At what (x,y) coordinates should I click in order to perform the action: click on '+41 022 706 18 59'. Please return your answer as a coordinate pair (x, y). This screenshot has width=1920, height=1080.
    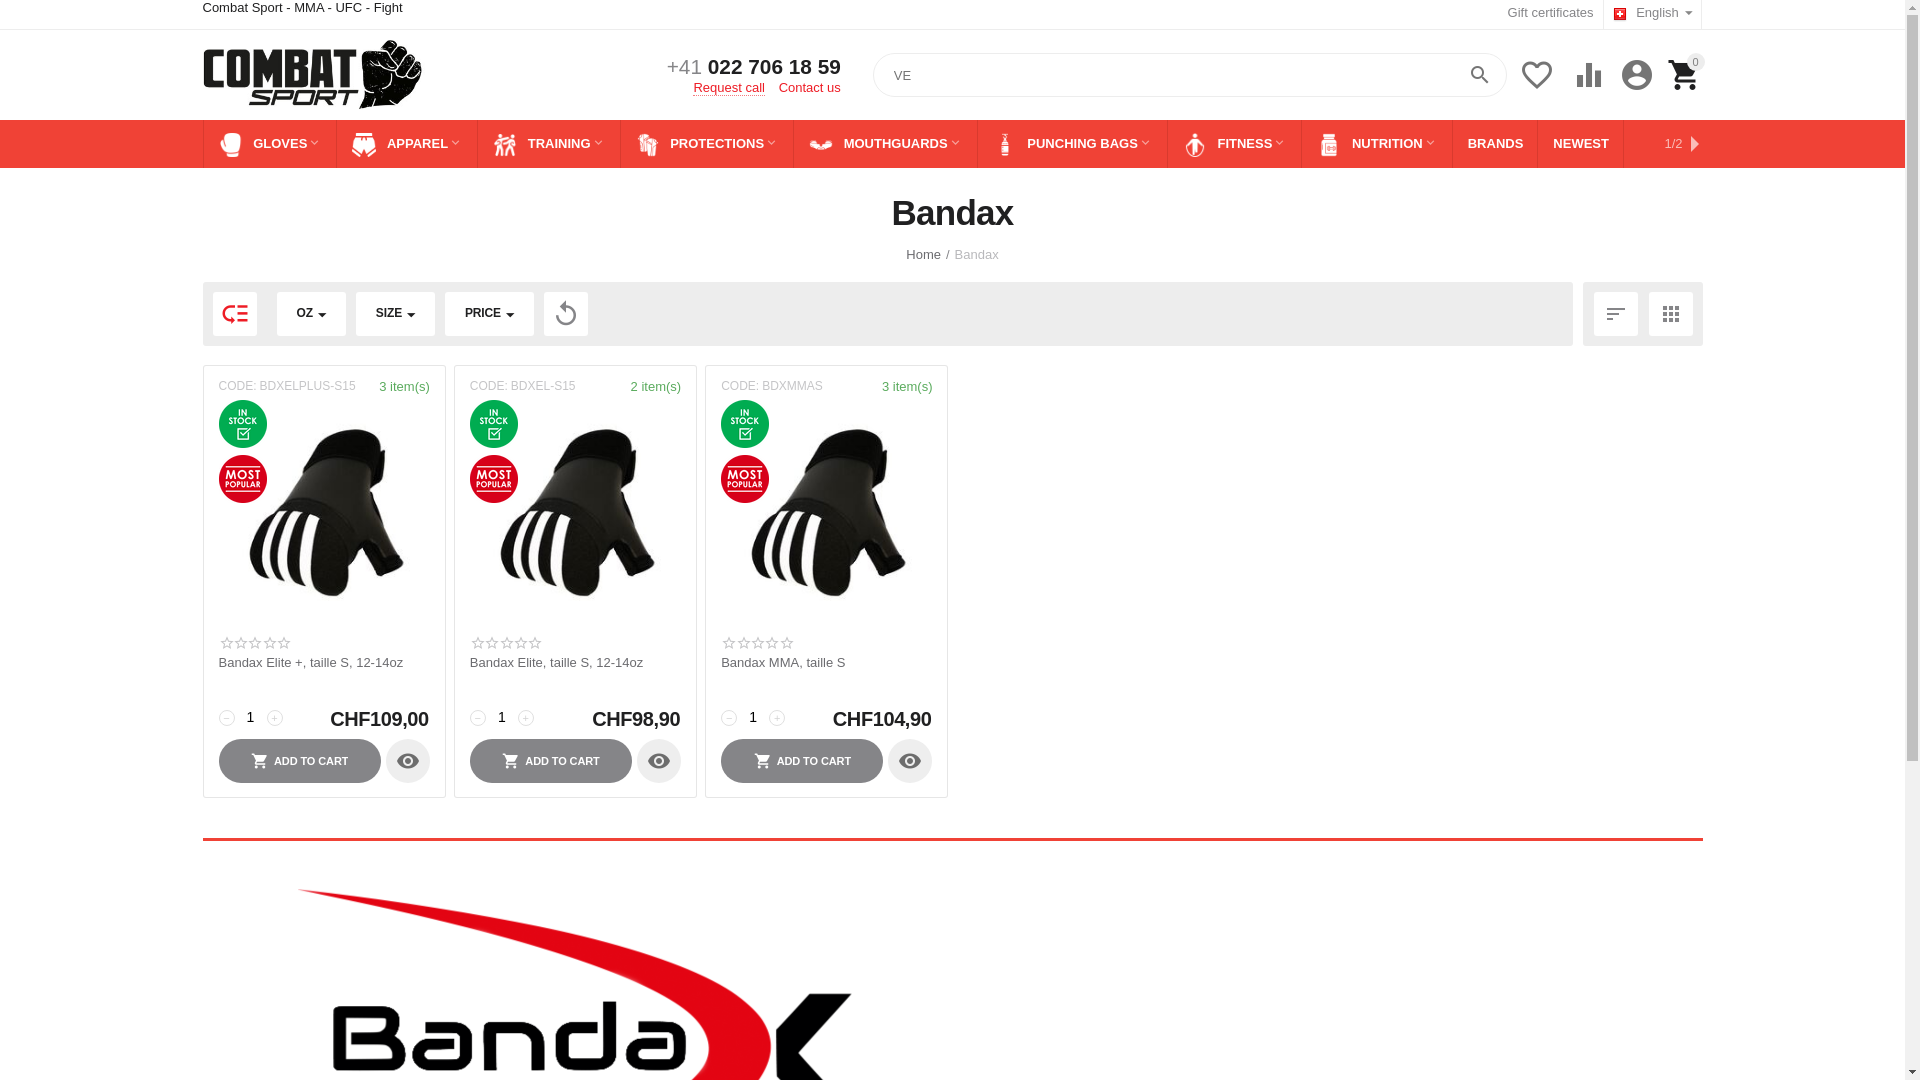
    Looking at the image, I should click on (752, 66).